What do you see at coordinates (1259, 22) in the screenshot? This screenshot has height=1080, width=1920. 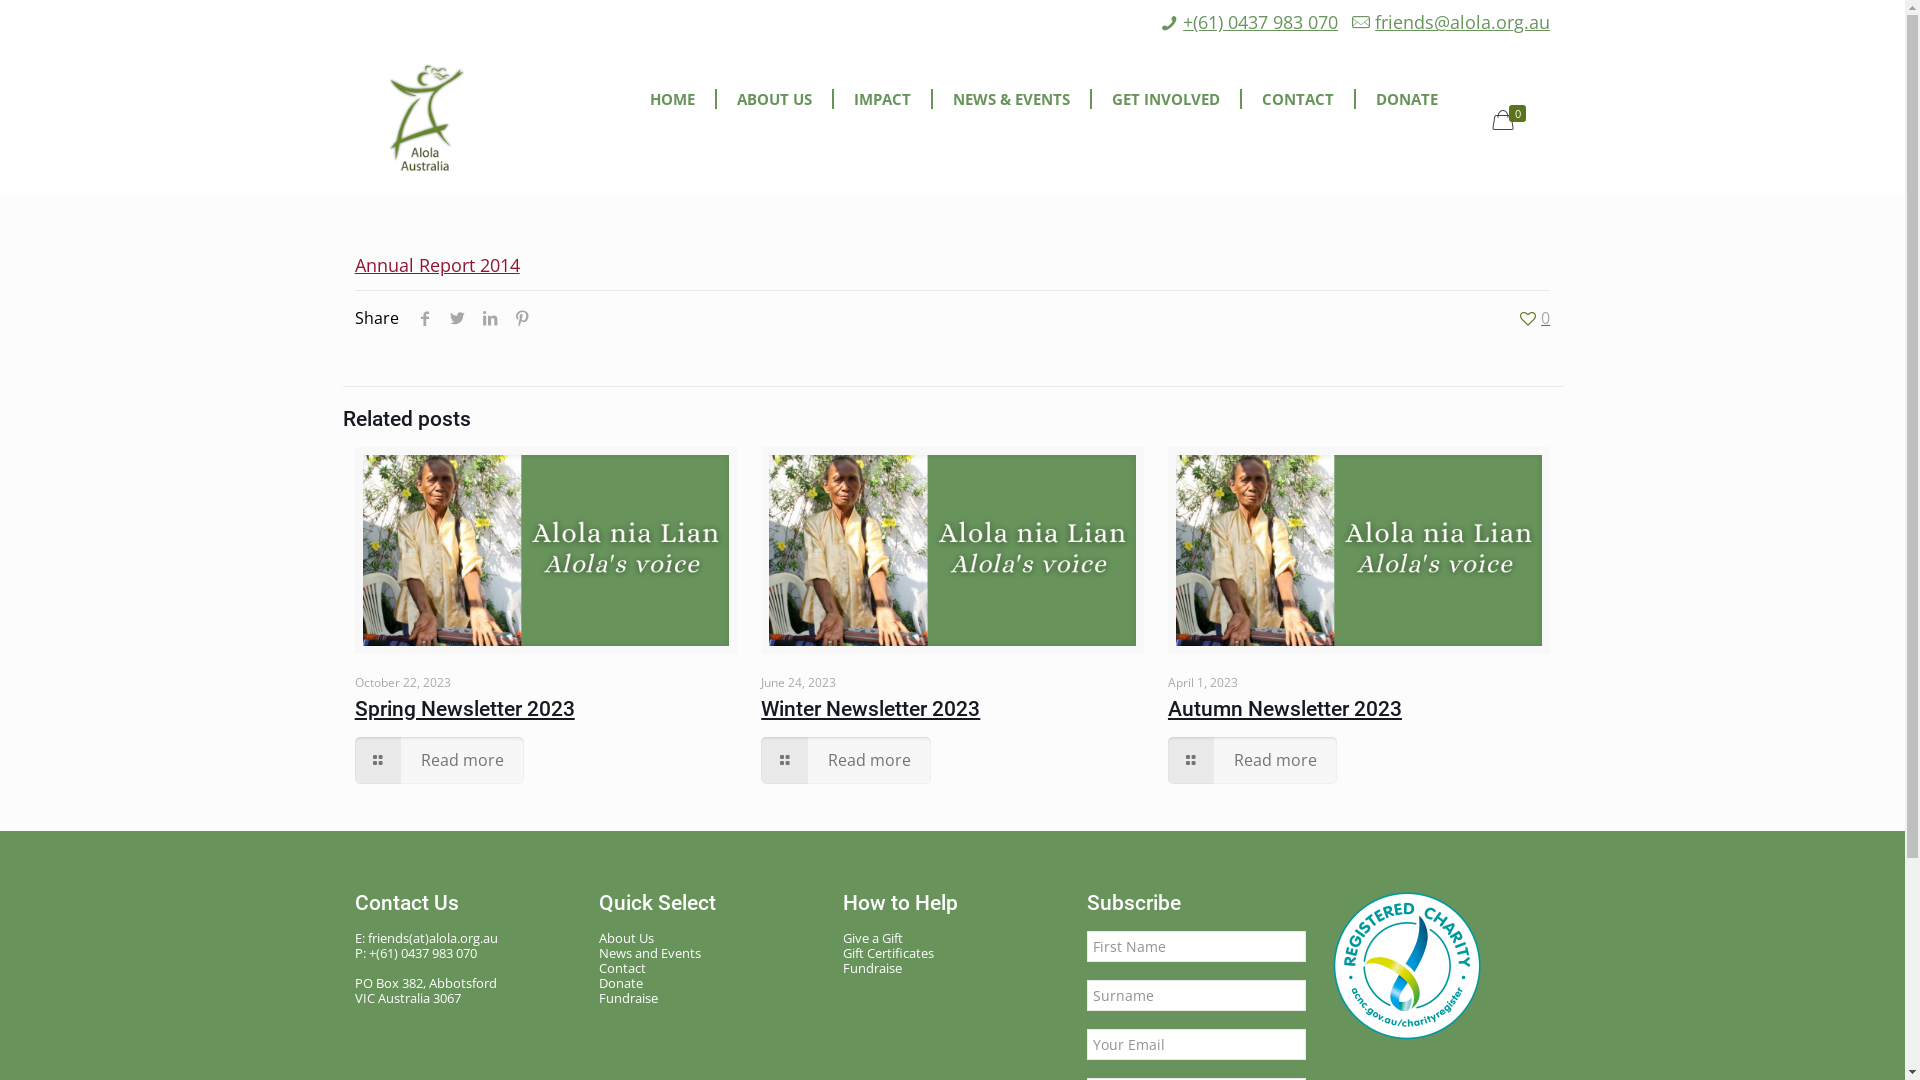 I see `'+(61) 0437 983 070'` at bounding box center [1259, 22].